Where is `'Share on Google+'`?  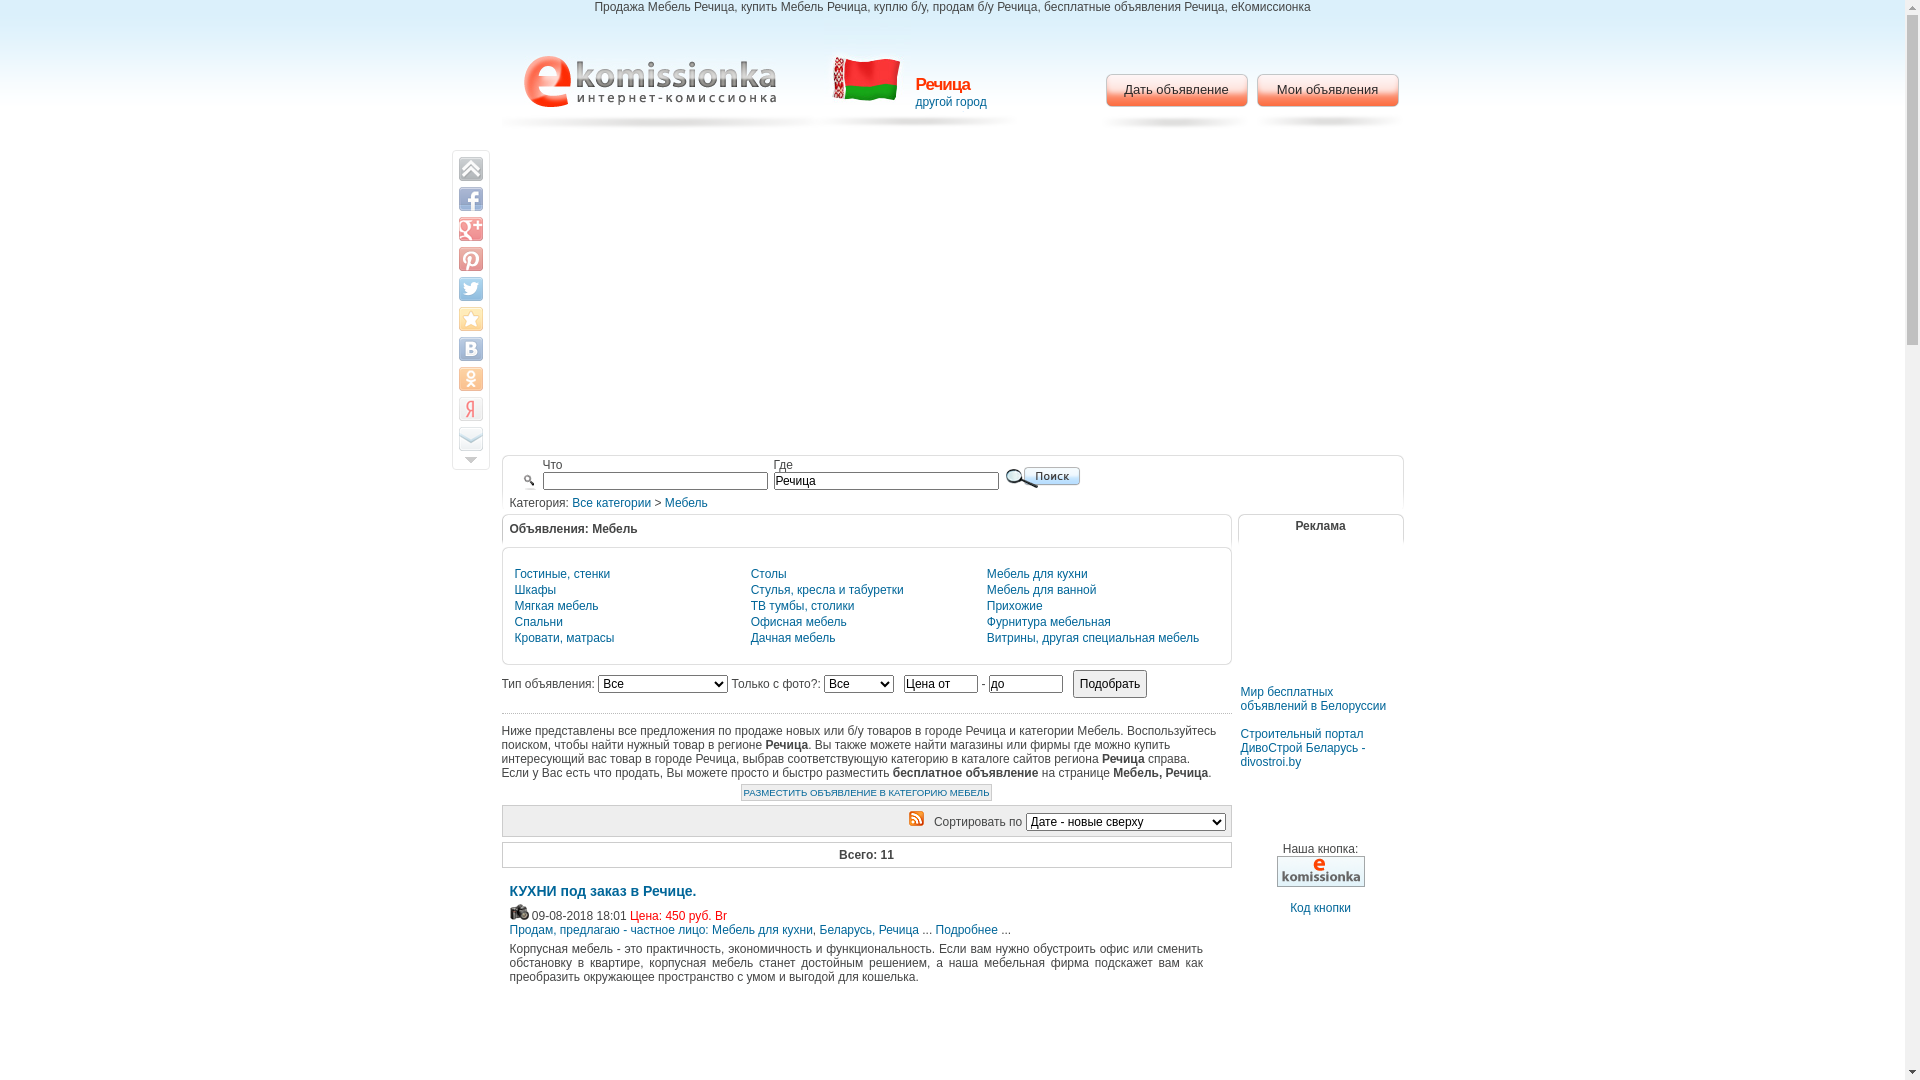
'Share on Google+' is located at coordinates (469, 227).